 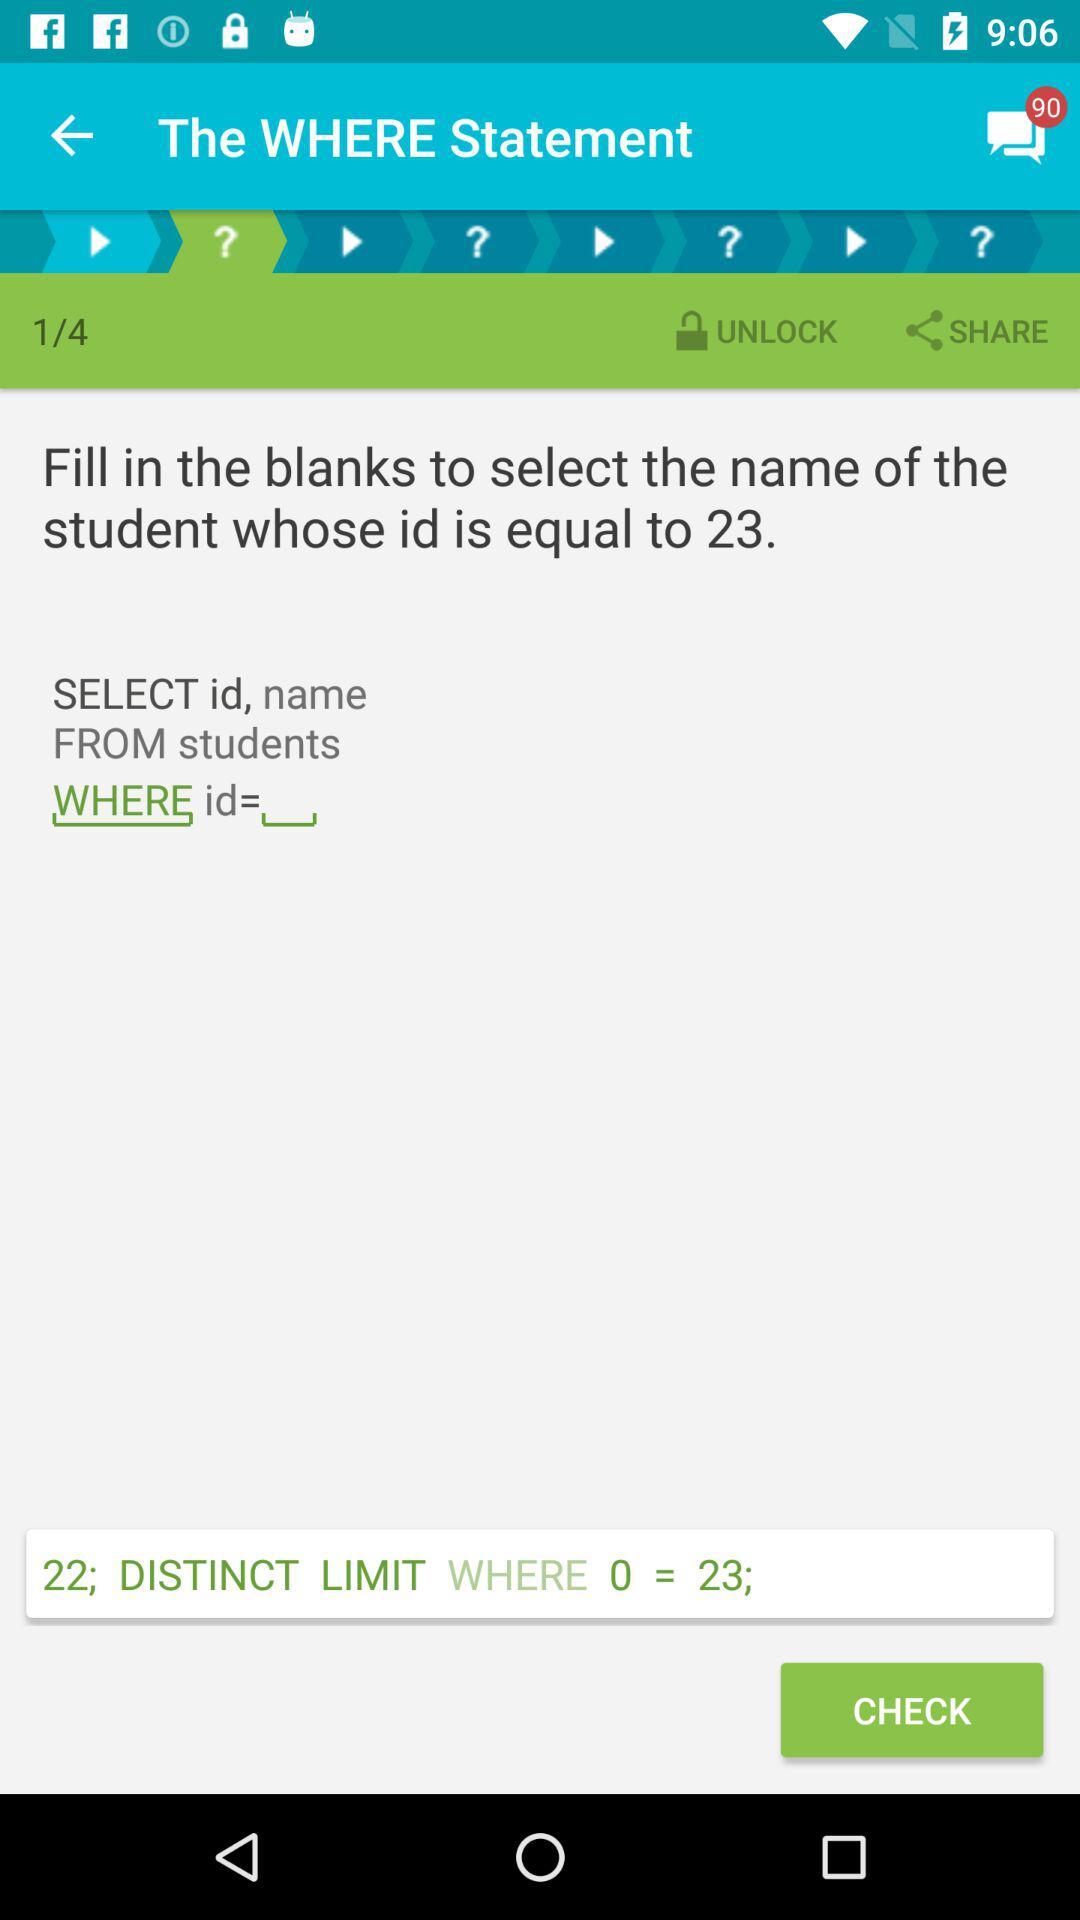 What do you see at coordinates (477, 240) in the screenshot?
I see `the 2nd question mark below statement` at bounding box center [477, 240].